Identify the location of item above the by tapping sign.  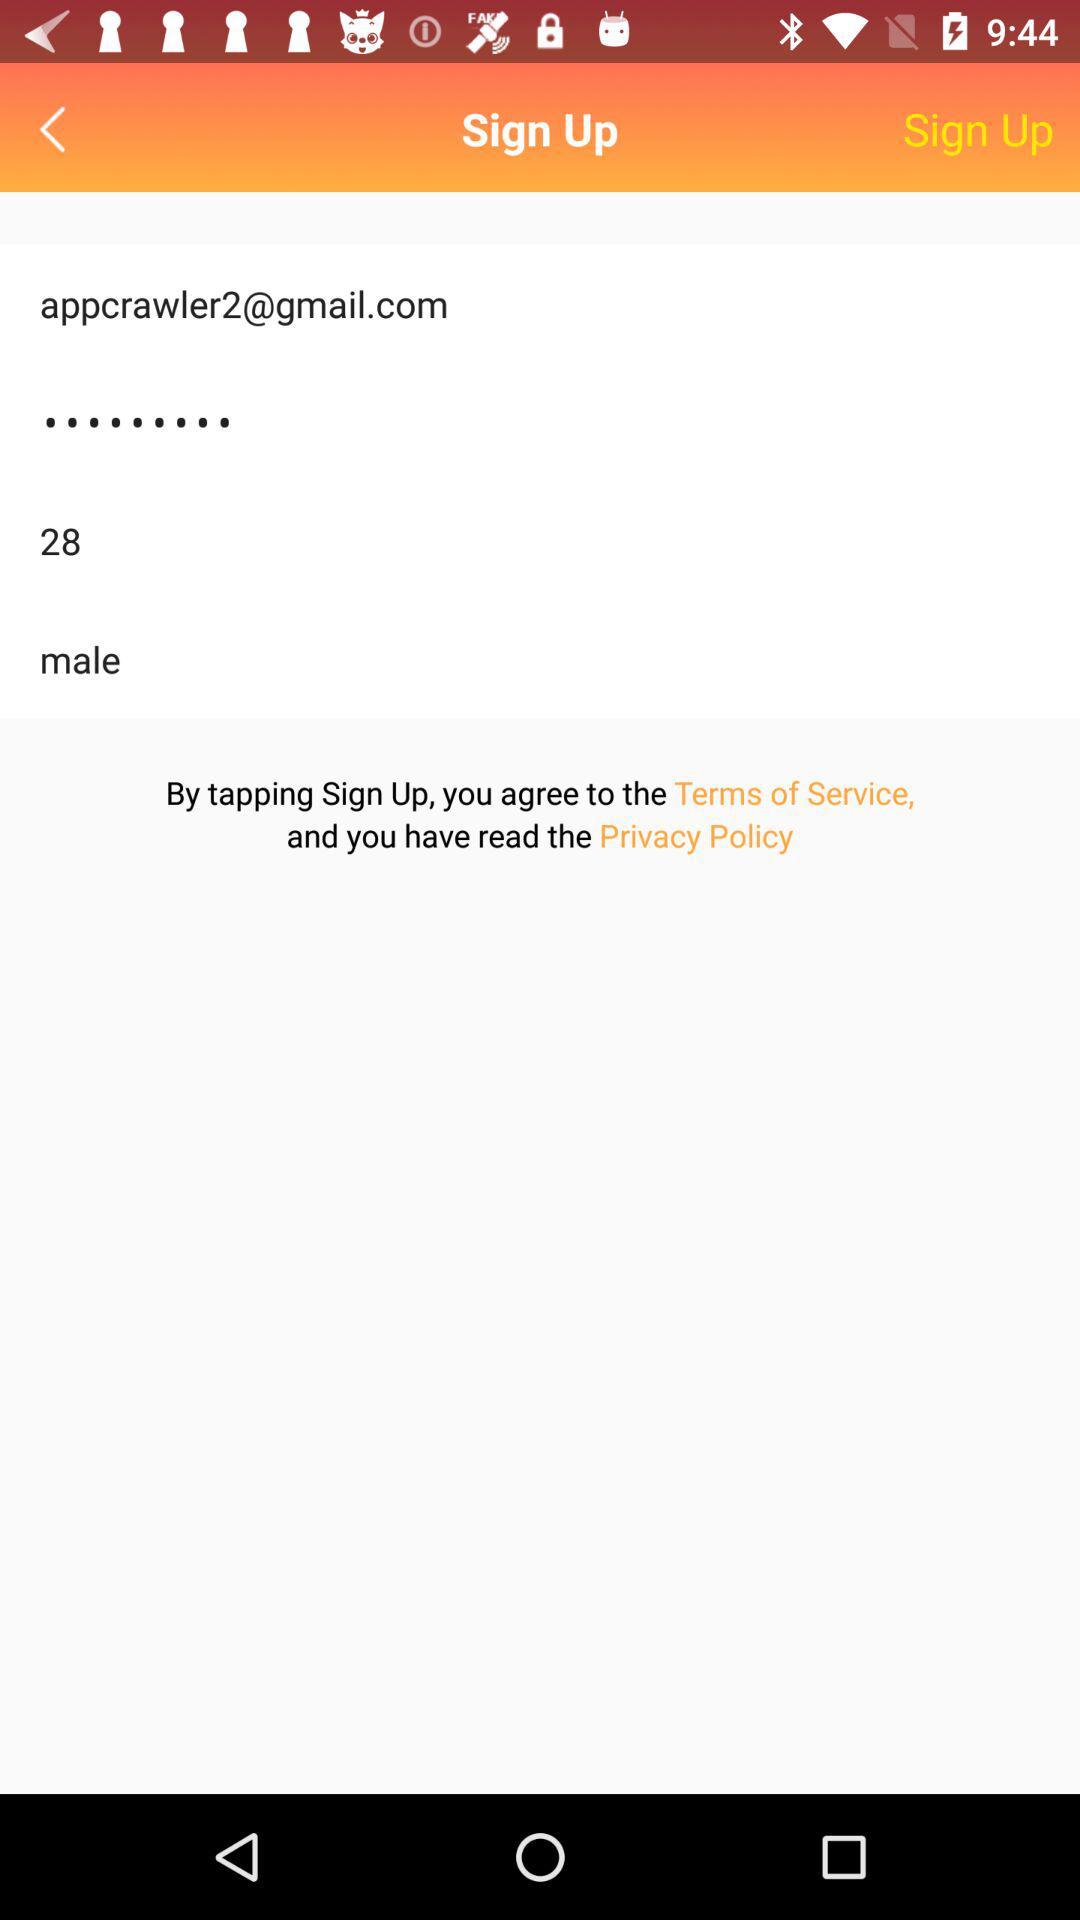
(540, 659).